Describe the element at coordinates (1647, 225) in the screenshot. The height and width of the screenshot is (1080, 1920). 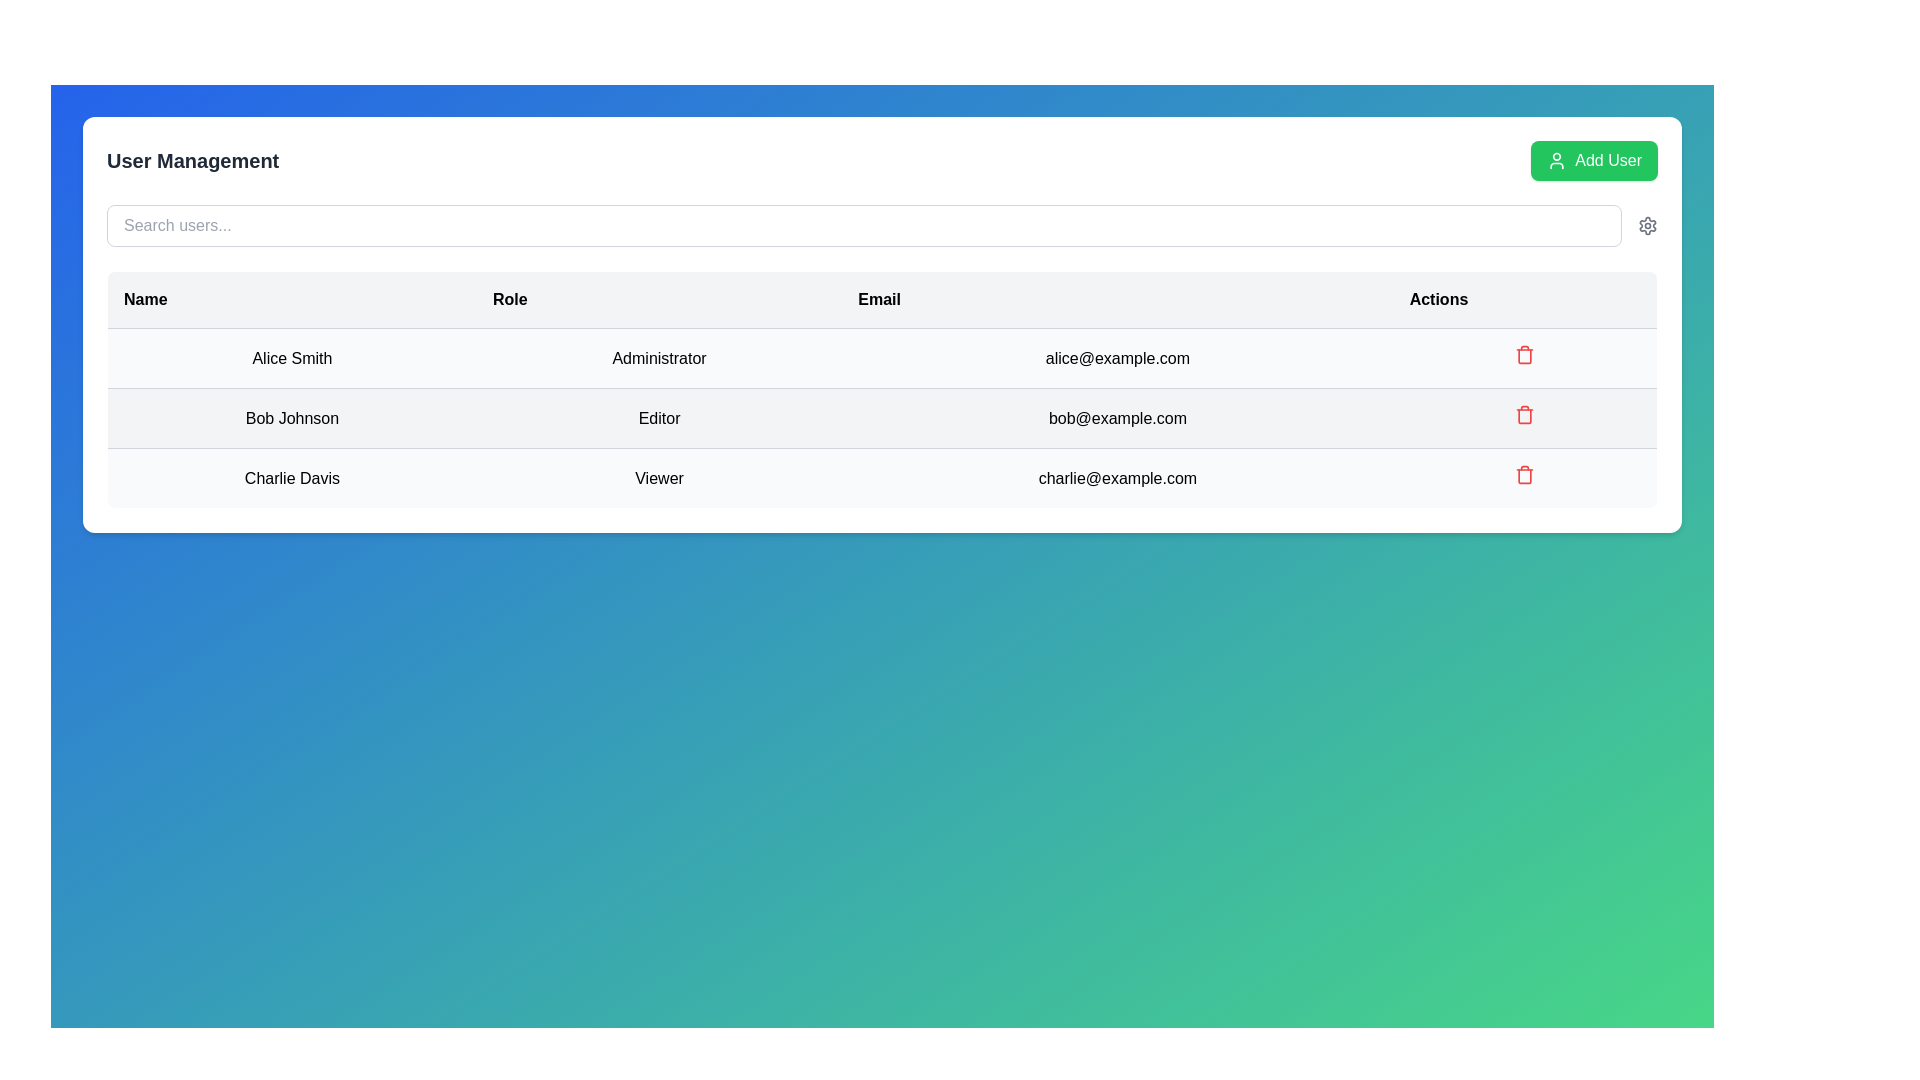
I see `the gear icon located in the top-right corner of the interface` at that location.